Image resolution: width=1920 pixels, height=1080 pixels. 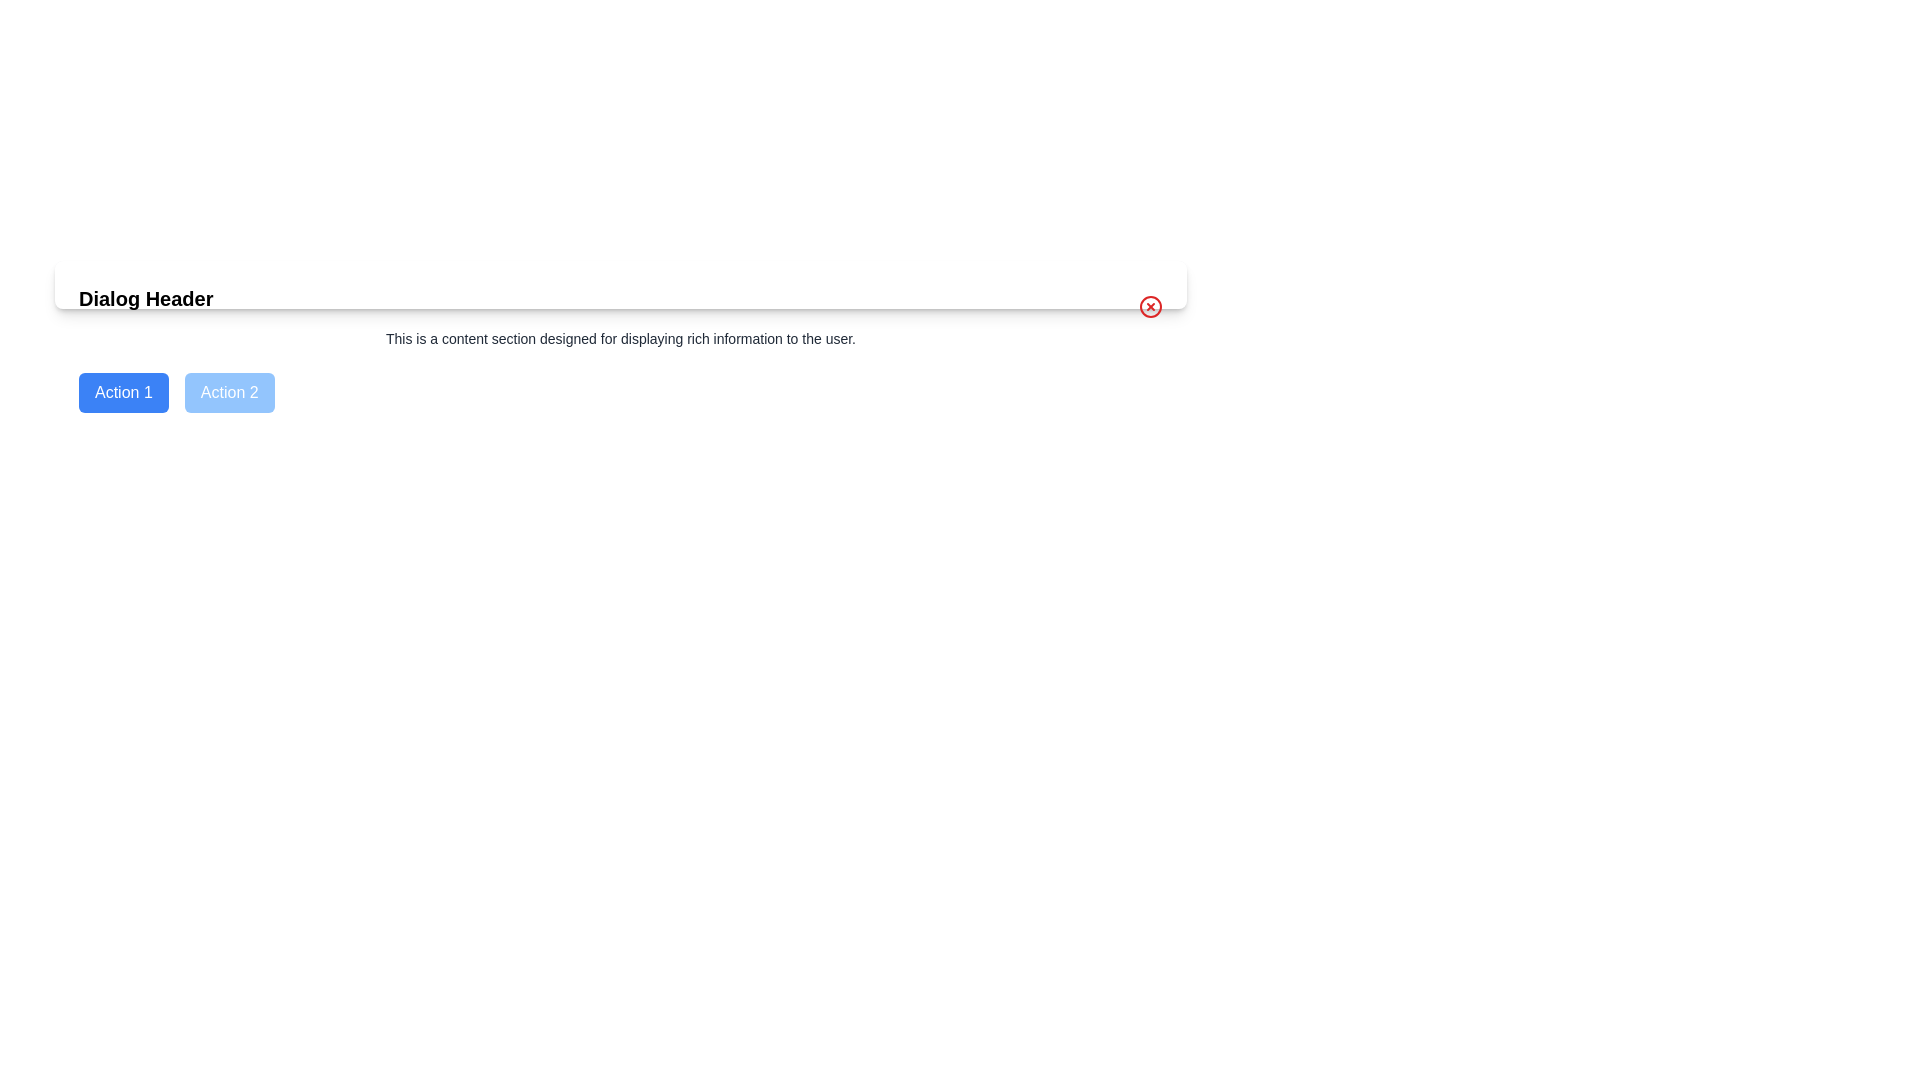 What do you see at coordinates (619, 338) in the screenshot?
I see `the static text display area, which is a single-line text block styled with a smaller font size and gray color, located below the 'Dialog Header' and above the action buttons in the dialog box` at bounding box center [619, 338].